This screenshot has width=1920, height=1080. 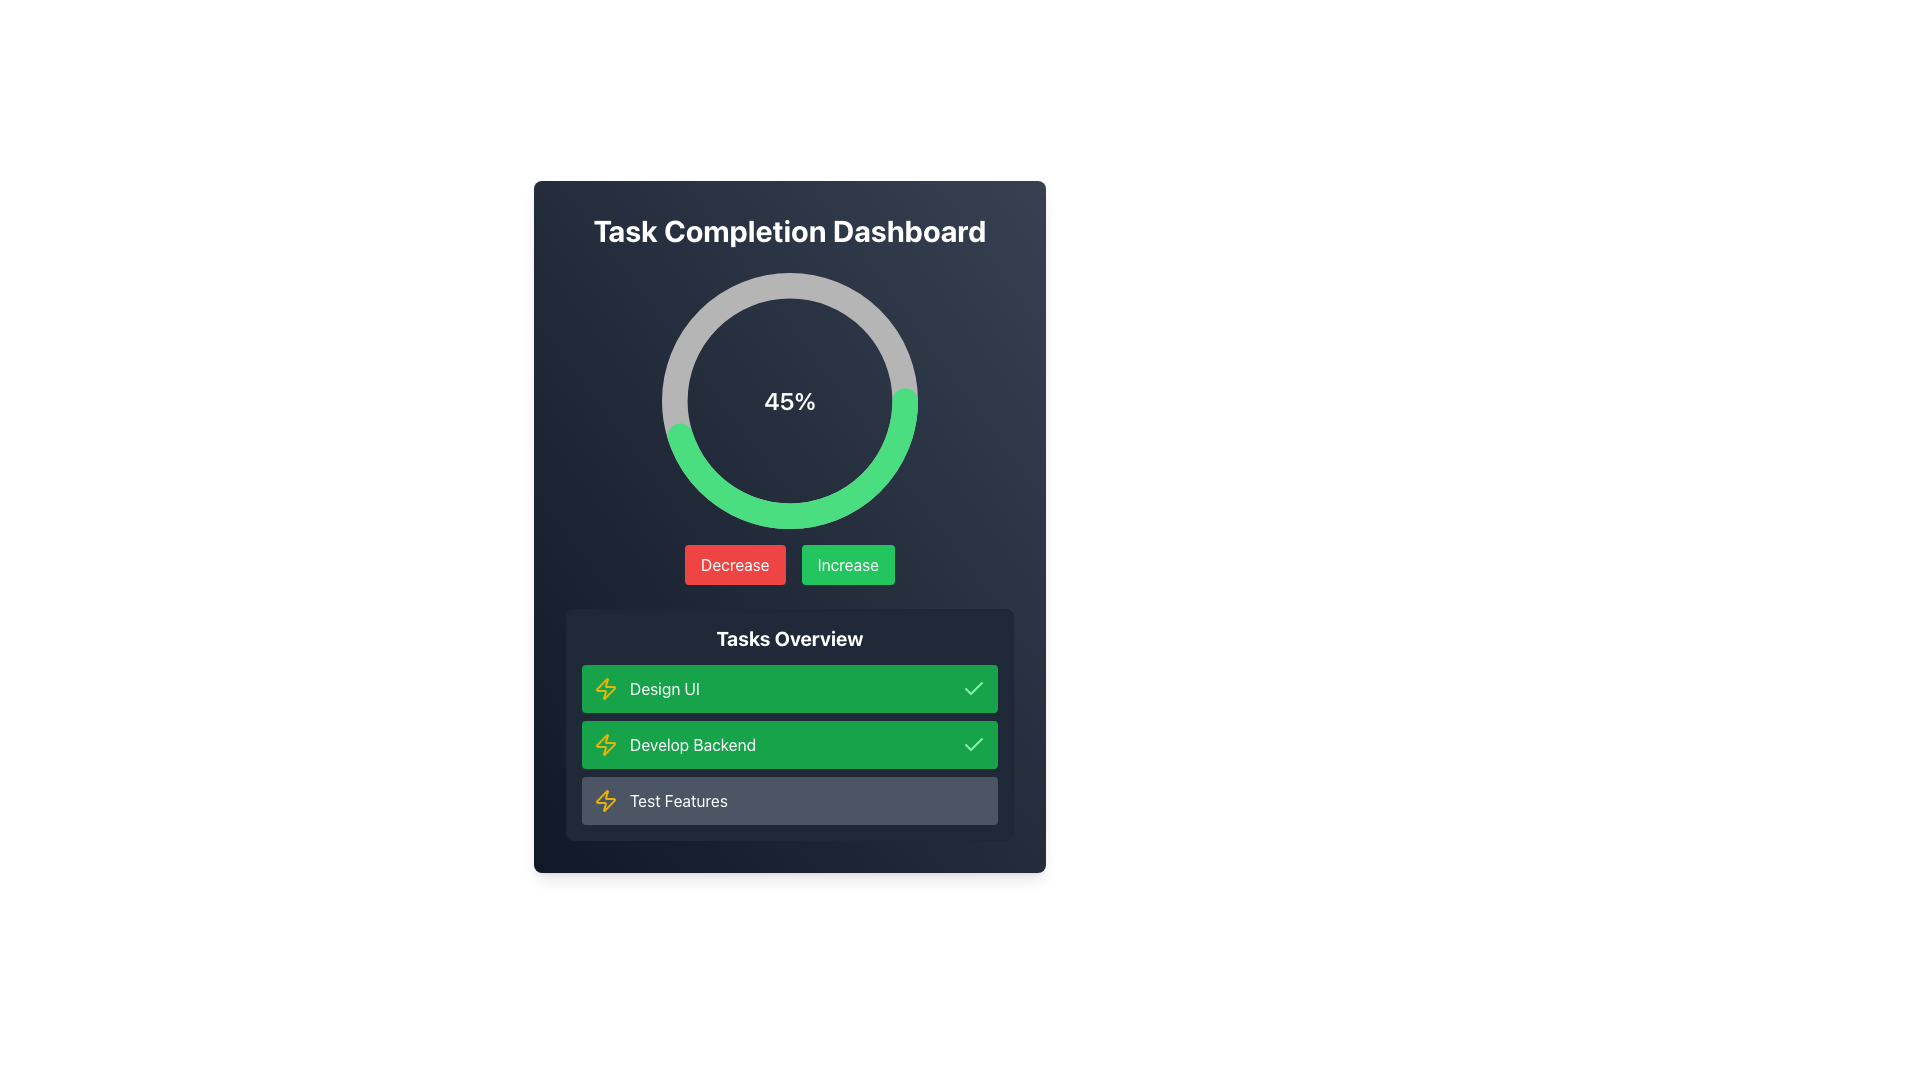 I want to click on the completion icon located on the rightmost side of the green row for the 'Develop Backend' task in the 'Tasks Overview' section to signify that the task has been completed, so click(x=974, y=686).